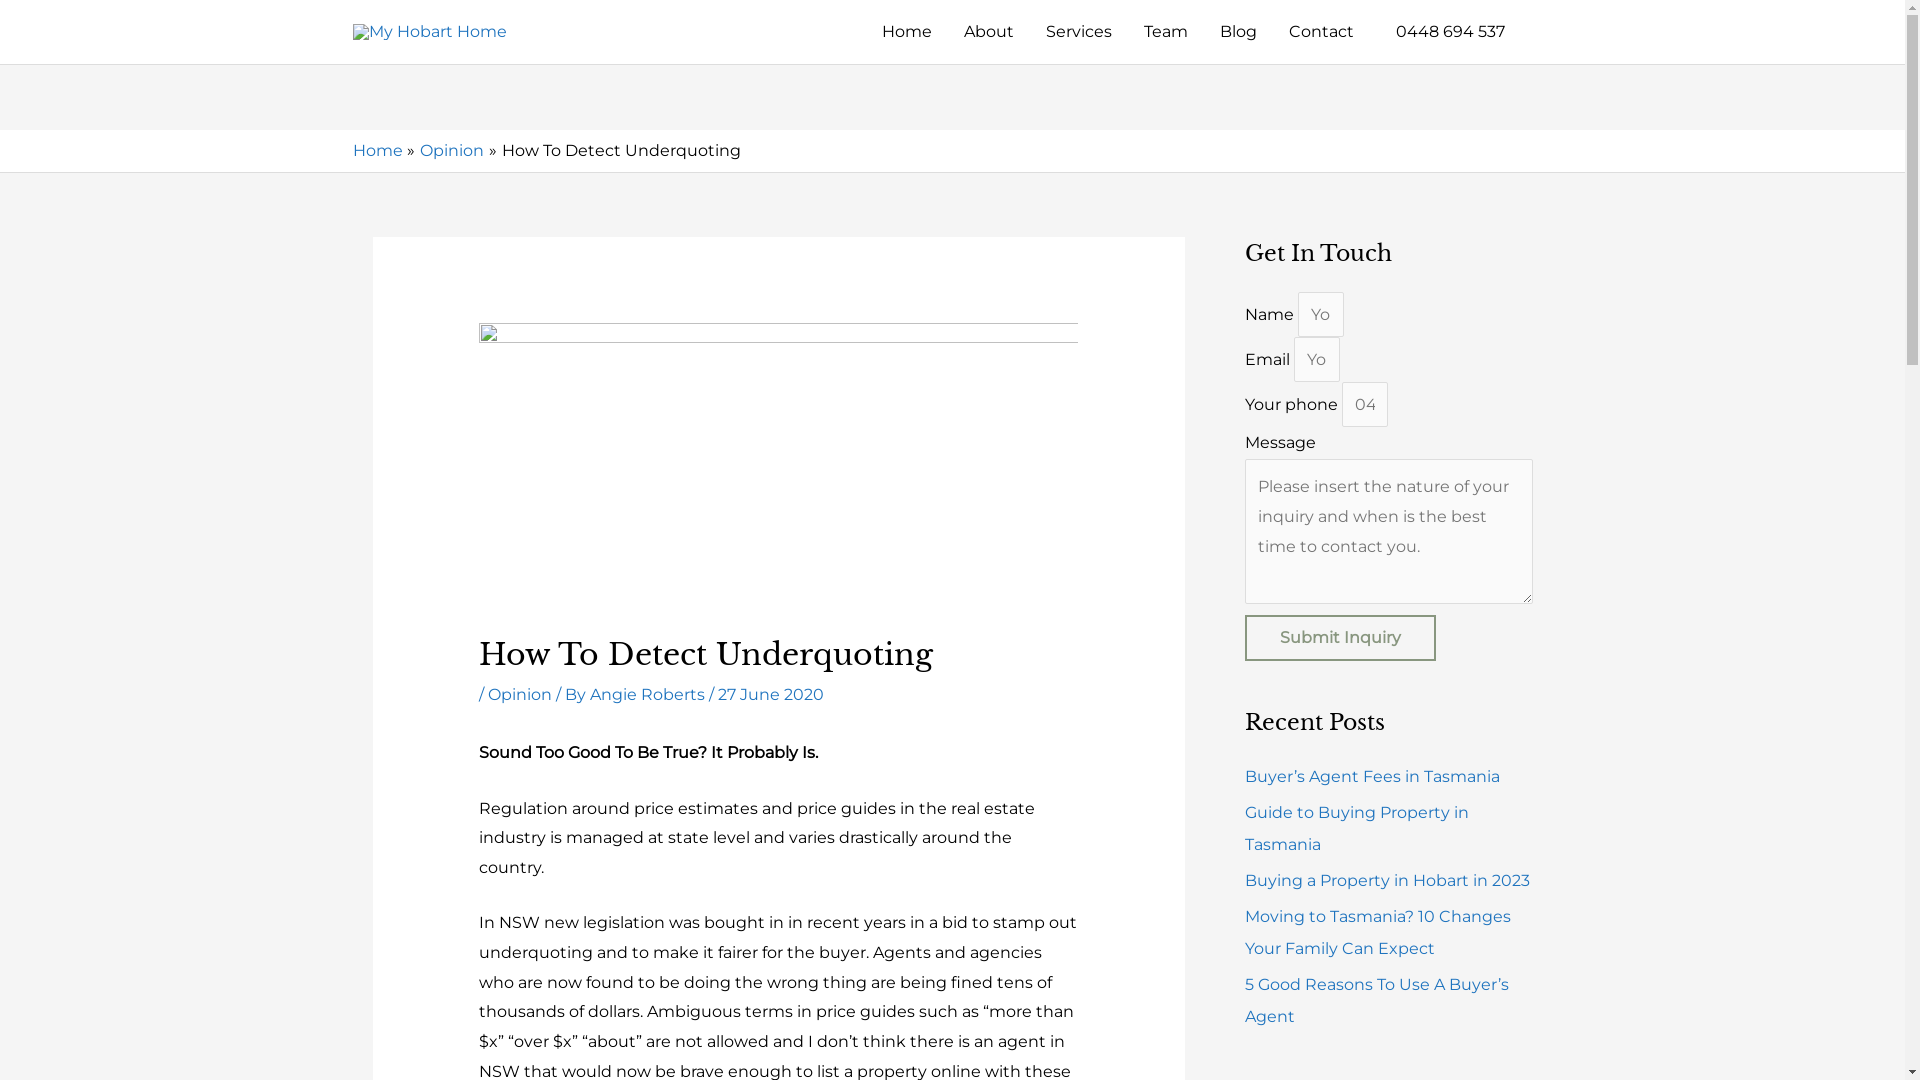  I want to click on 'Moving to Tasmania? 10 Changes Your Family Can Expect', so click(1376, 932).